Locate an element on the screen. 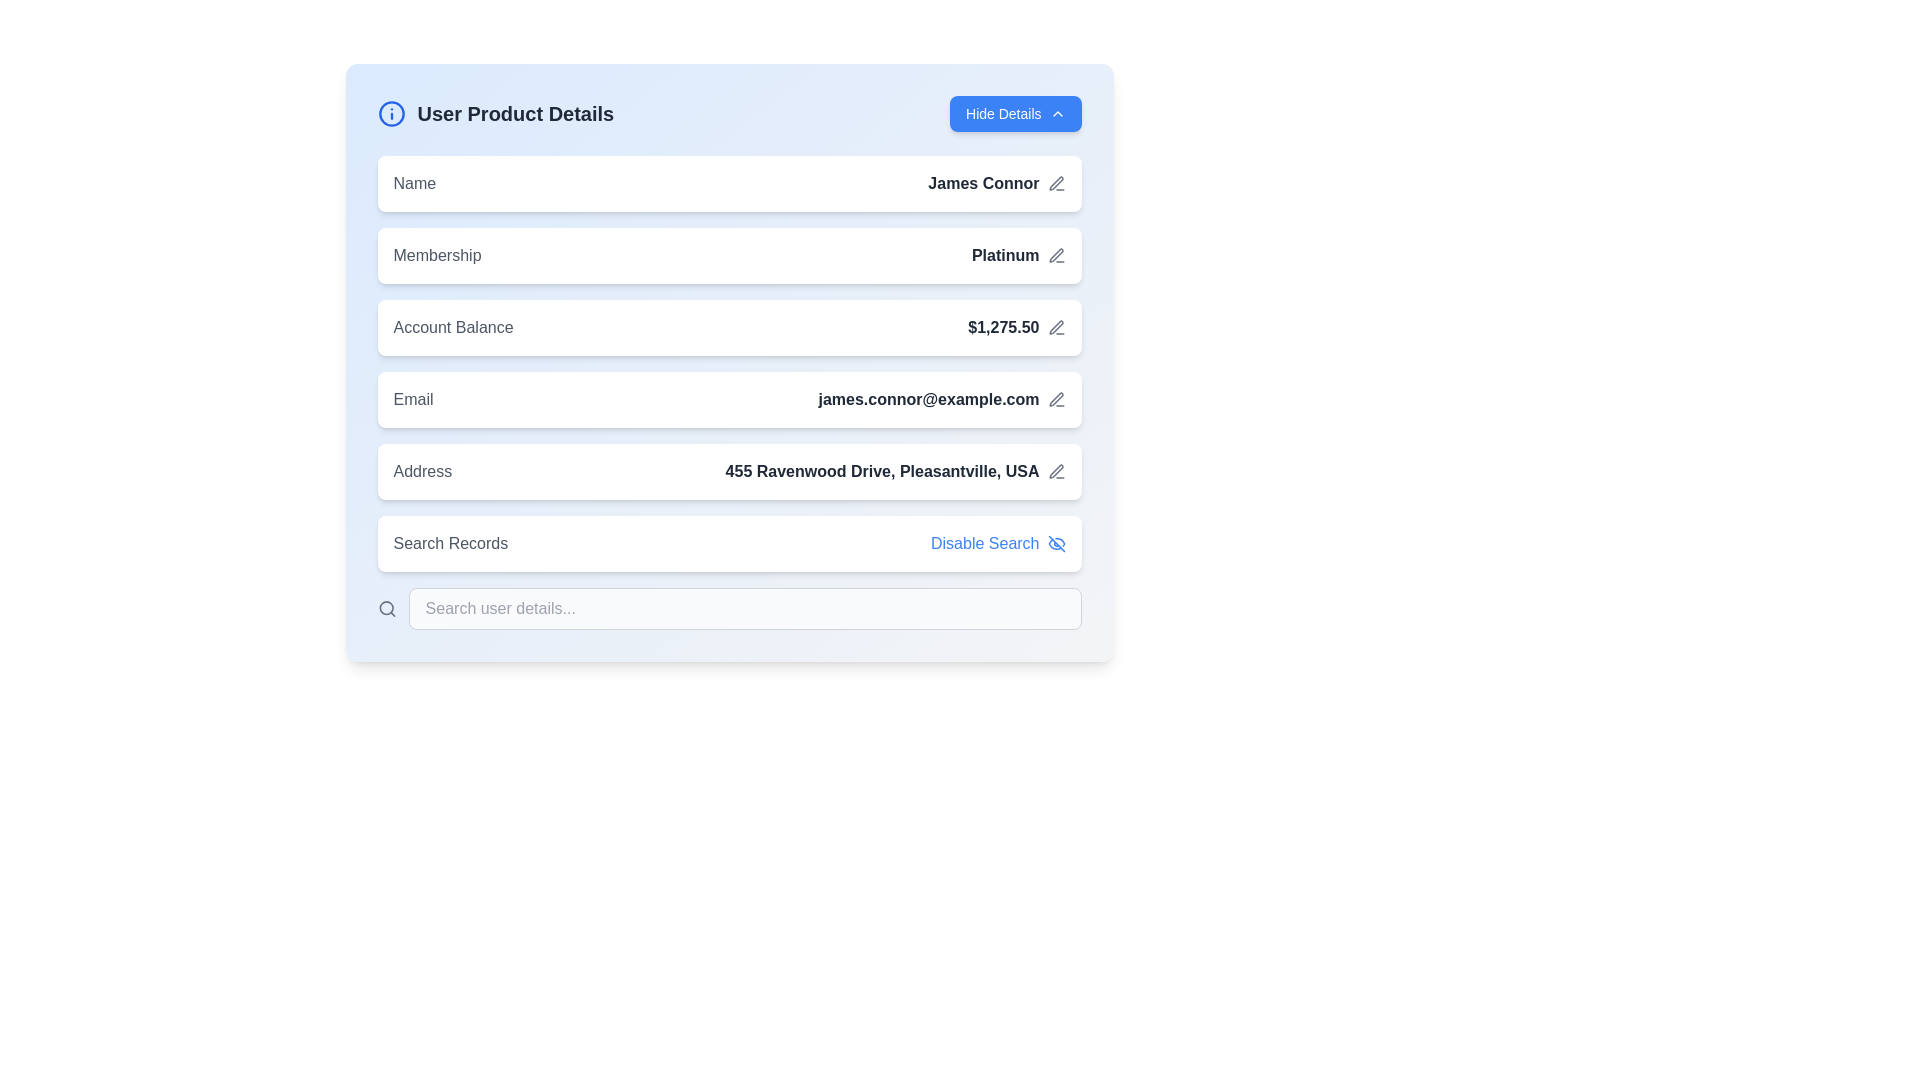 The image size is (1920, 1080). the 'Hide Details' button, which is a rectangular button with a blue background and rounded corners, containing white text and a downward-pointing chevron icon, located in the upper right corner of the 'User Product Details' box is located at coordinates (1015, 114).